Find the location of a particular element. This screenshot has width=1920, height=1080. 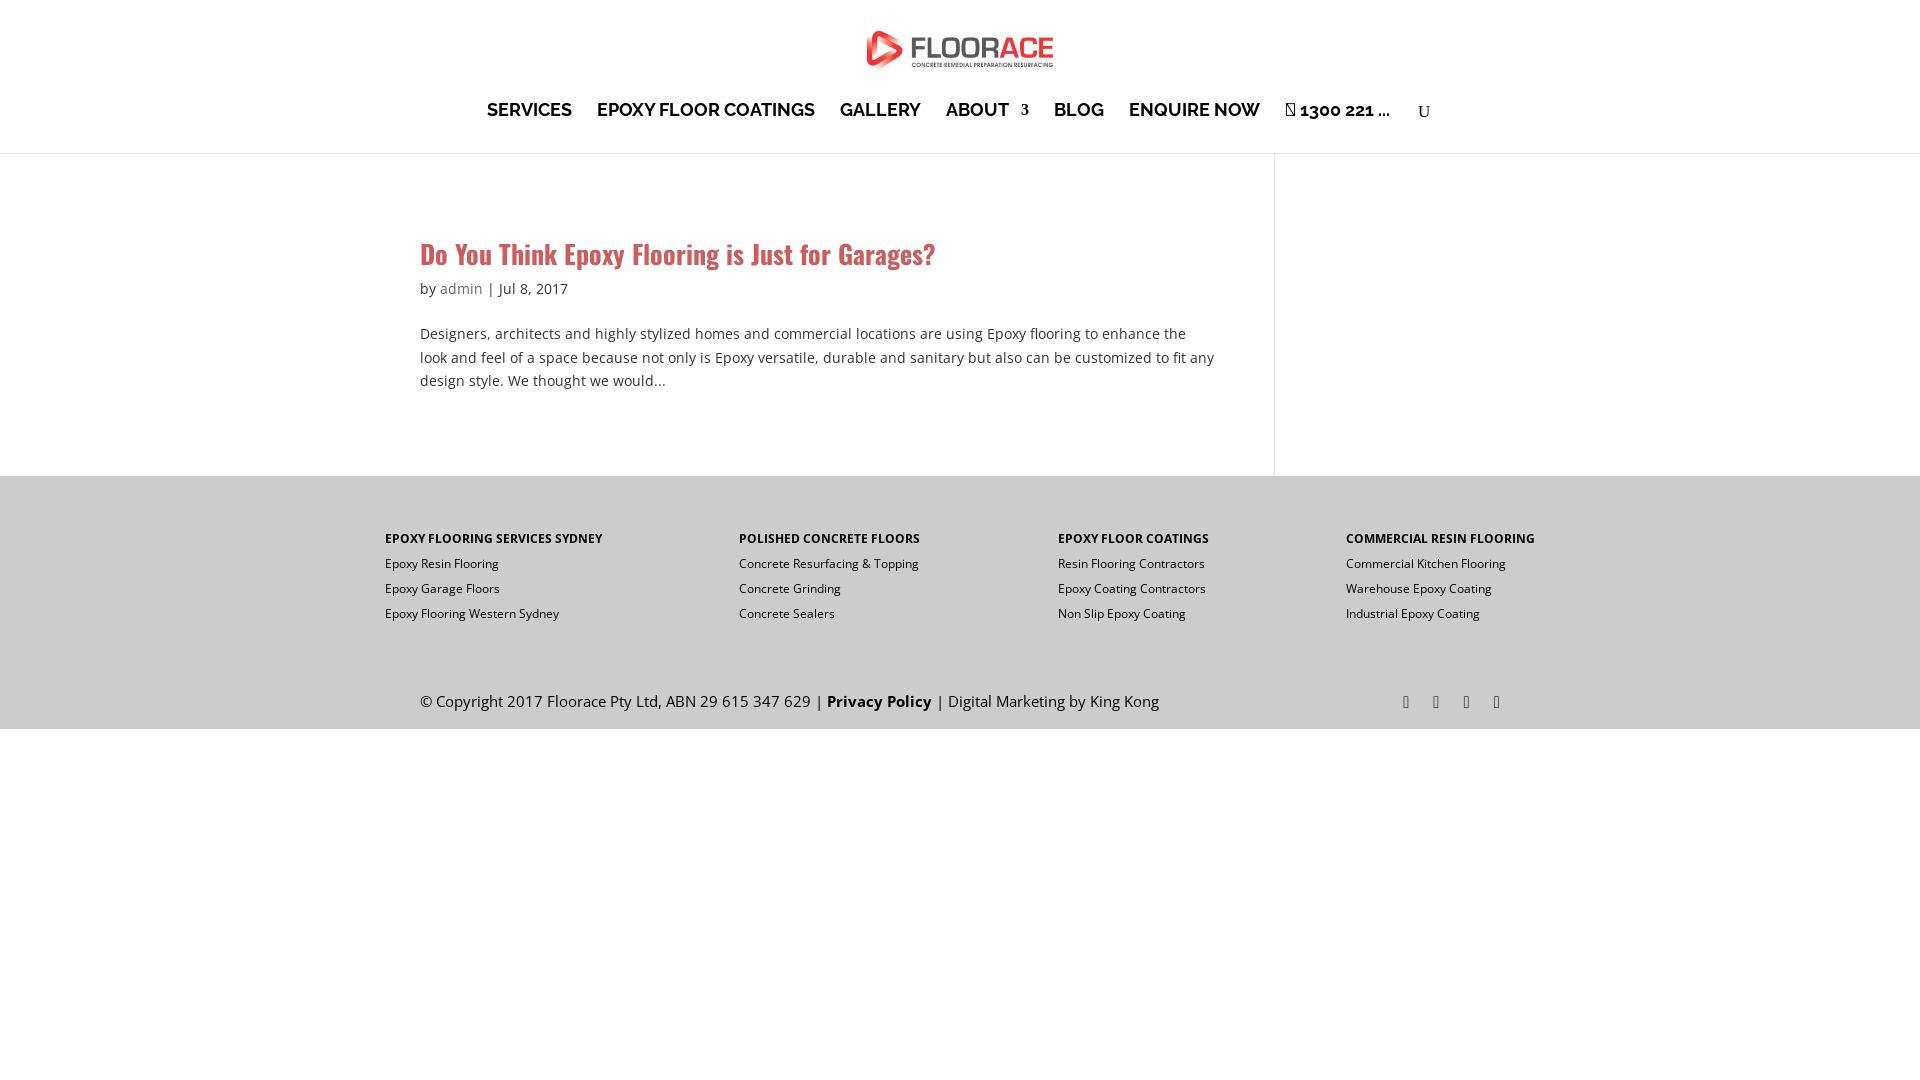

'Concrete Resurfacing & Topping' is located at coordinates (829, 563).